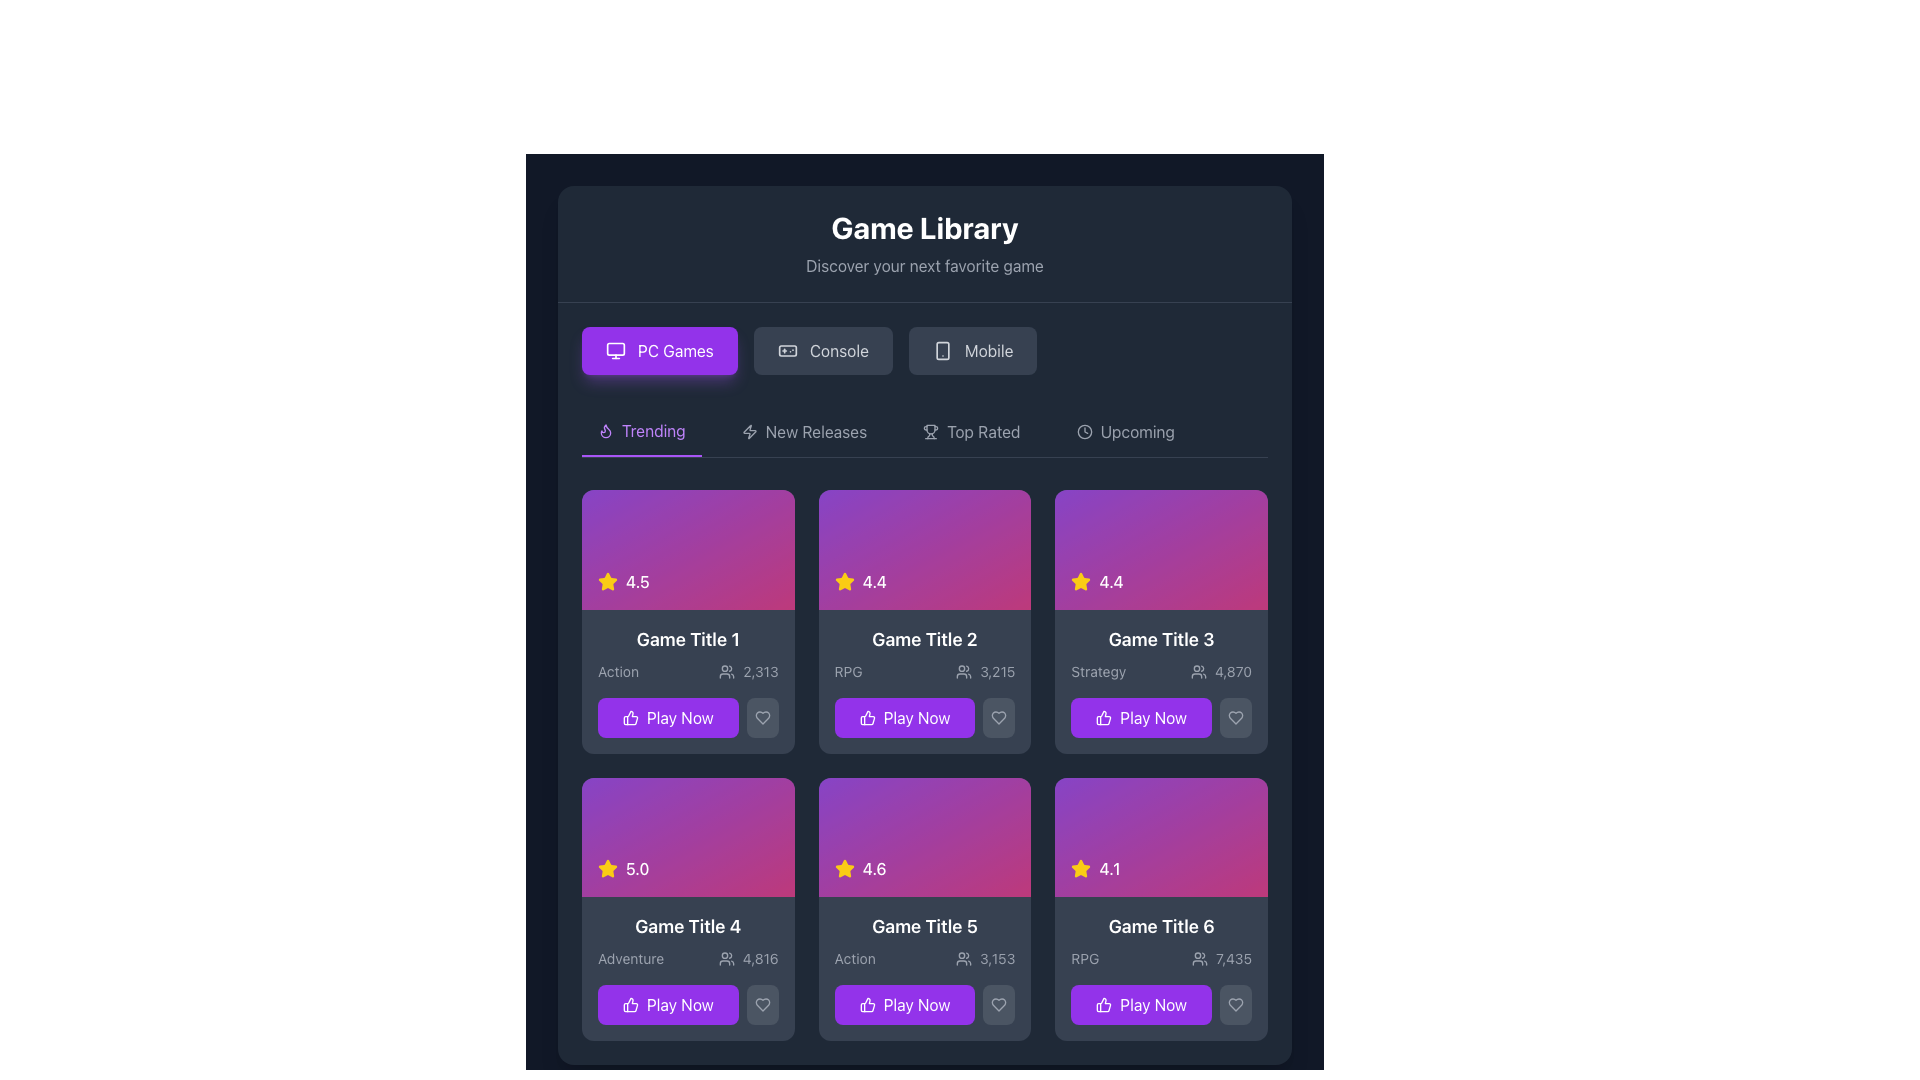 This screenshot has width=1920, height=1080. Describe the element at coordinates (629, 1005) in the screenshot. I see `the preference icon located at the bottom section of the card for 'Game Title 4'` at that location.